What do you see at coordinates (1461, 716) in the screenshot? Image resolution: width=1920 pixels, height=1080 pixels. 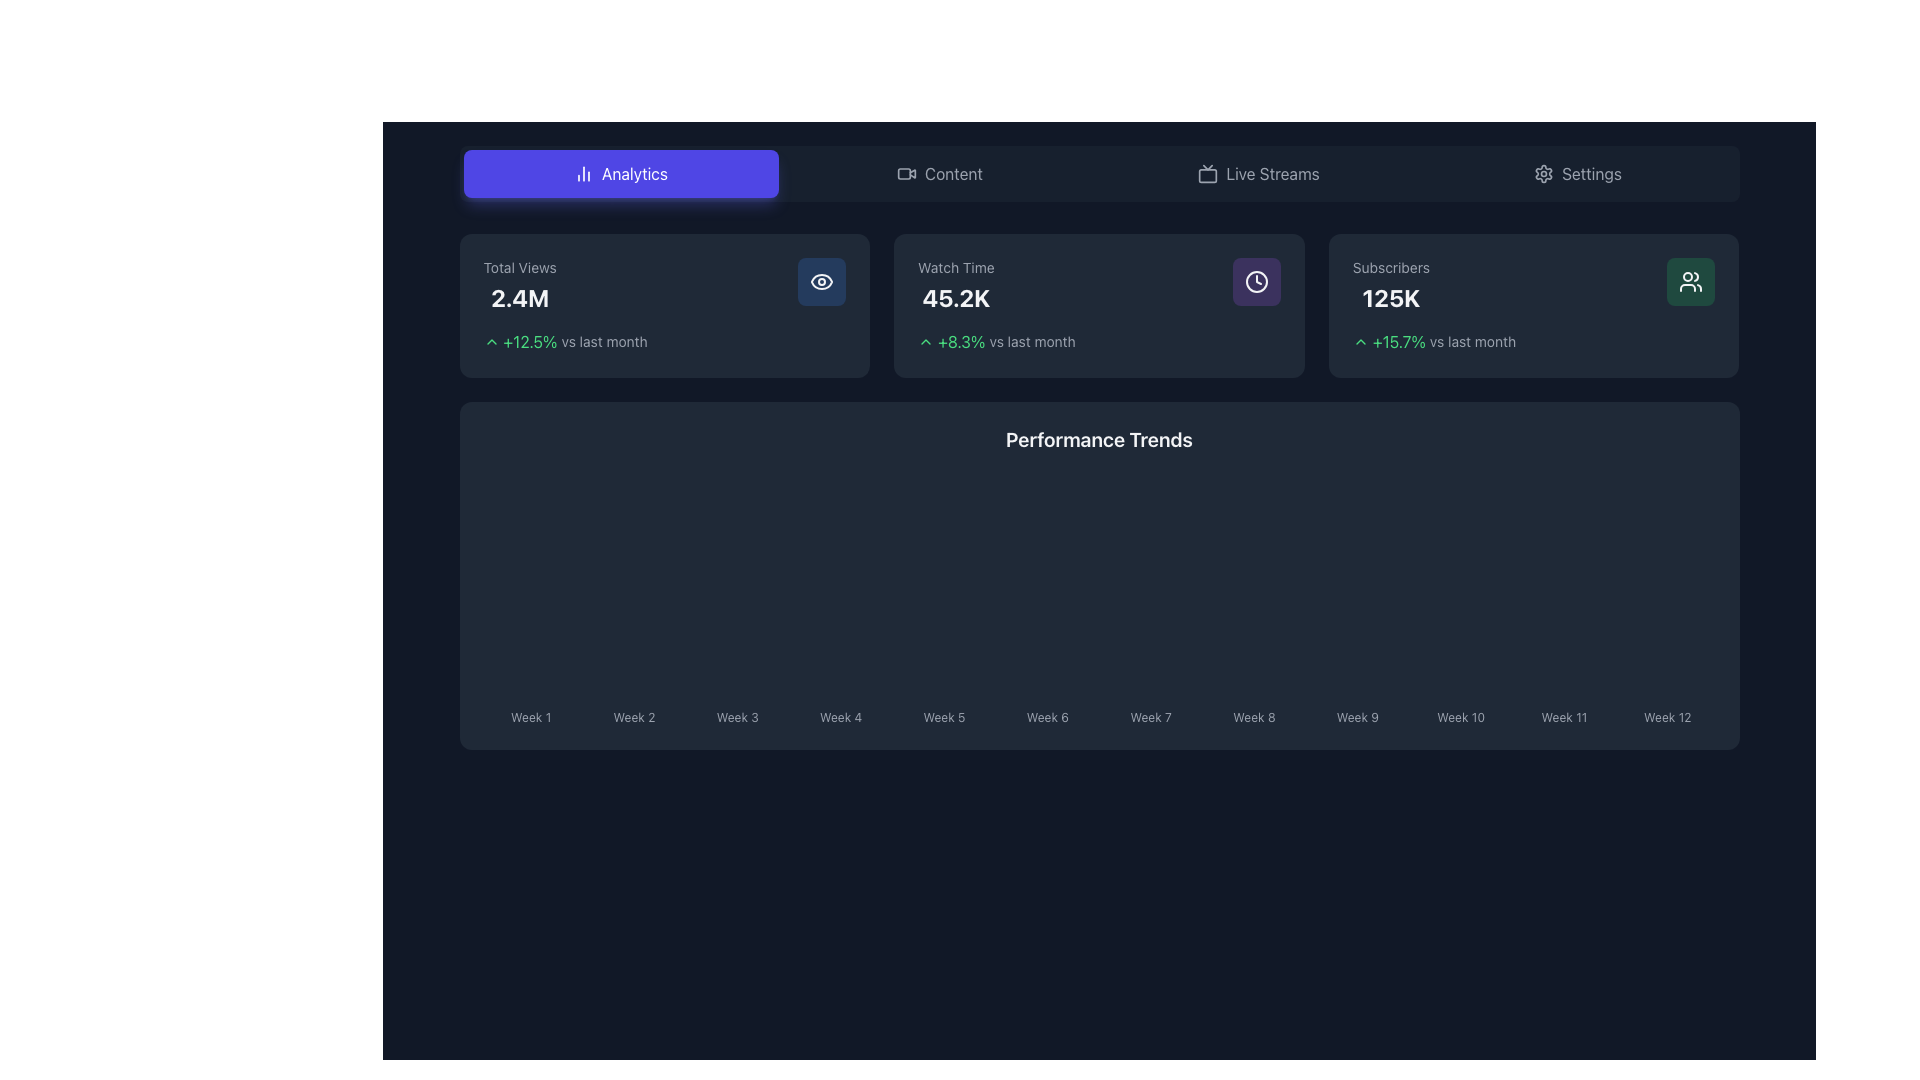 I see `the 'Week 10' text label located in the bottom section of the 'Performance Trends' graph, which is the tenth label in a sequence of week labels` at bounding box center [1461, 716].